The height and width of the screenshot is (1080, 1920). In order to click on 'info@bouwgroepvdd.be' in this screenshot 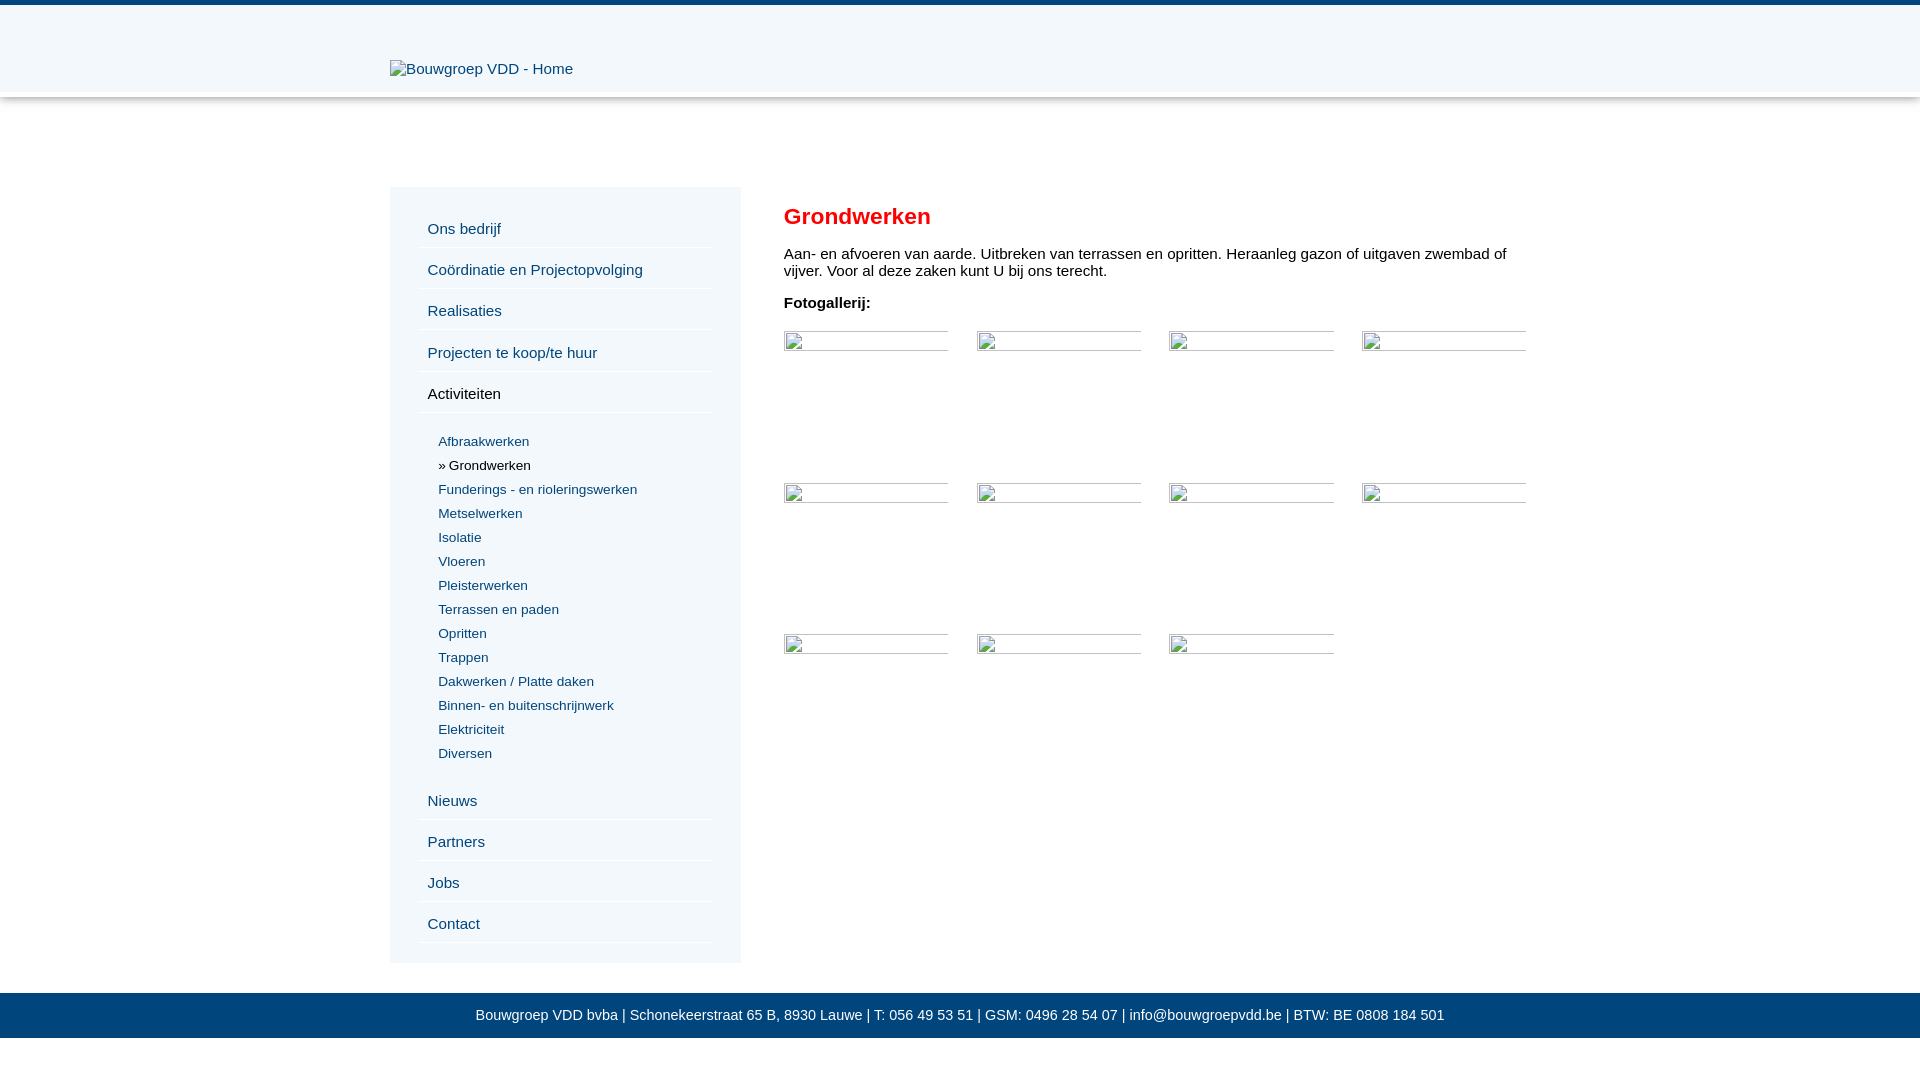, I will do `click(1204, 1014)`.